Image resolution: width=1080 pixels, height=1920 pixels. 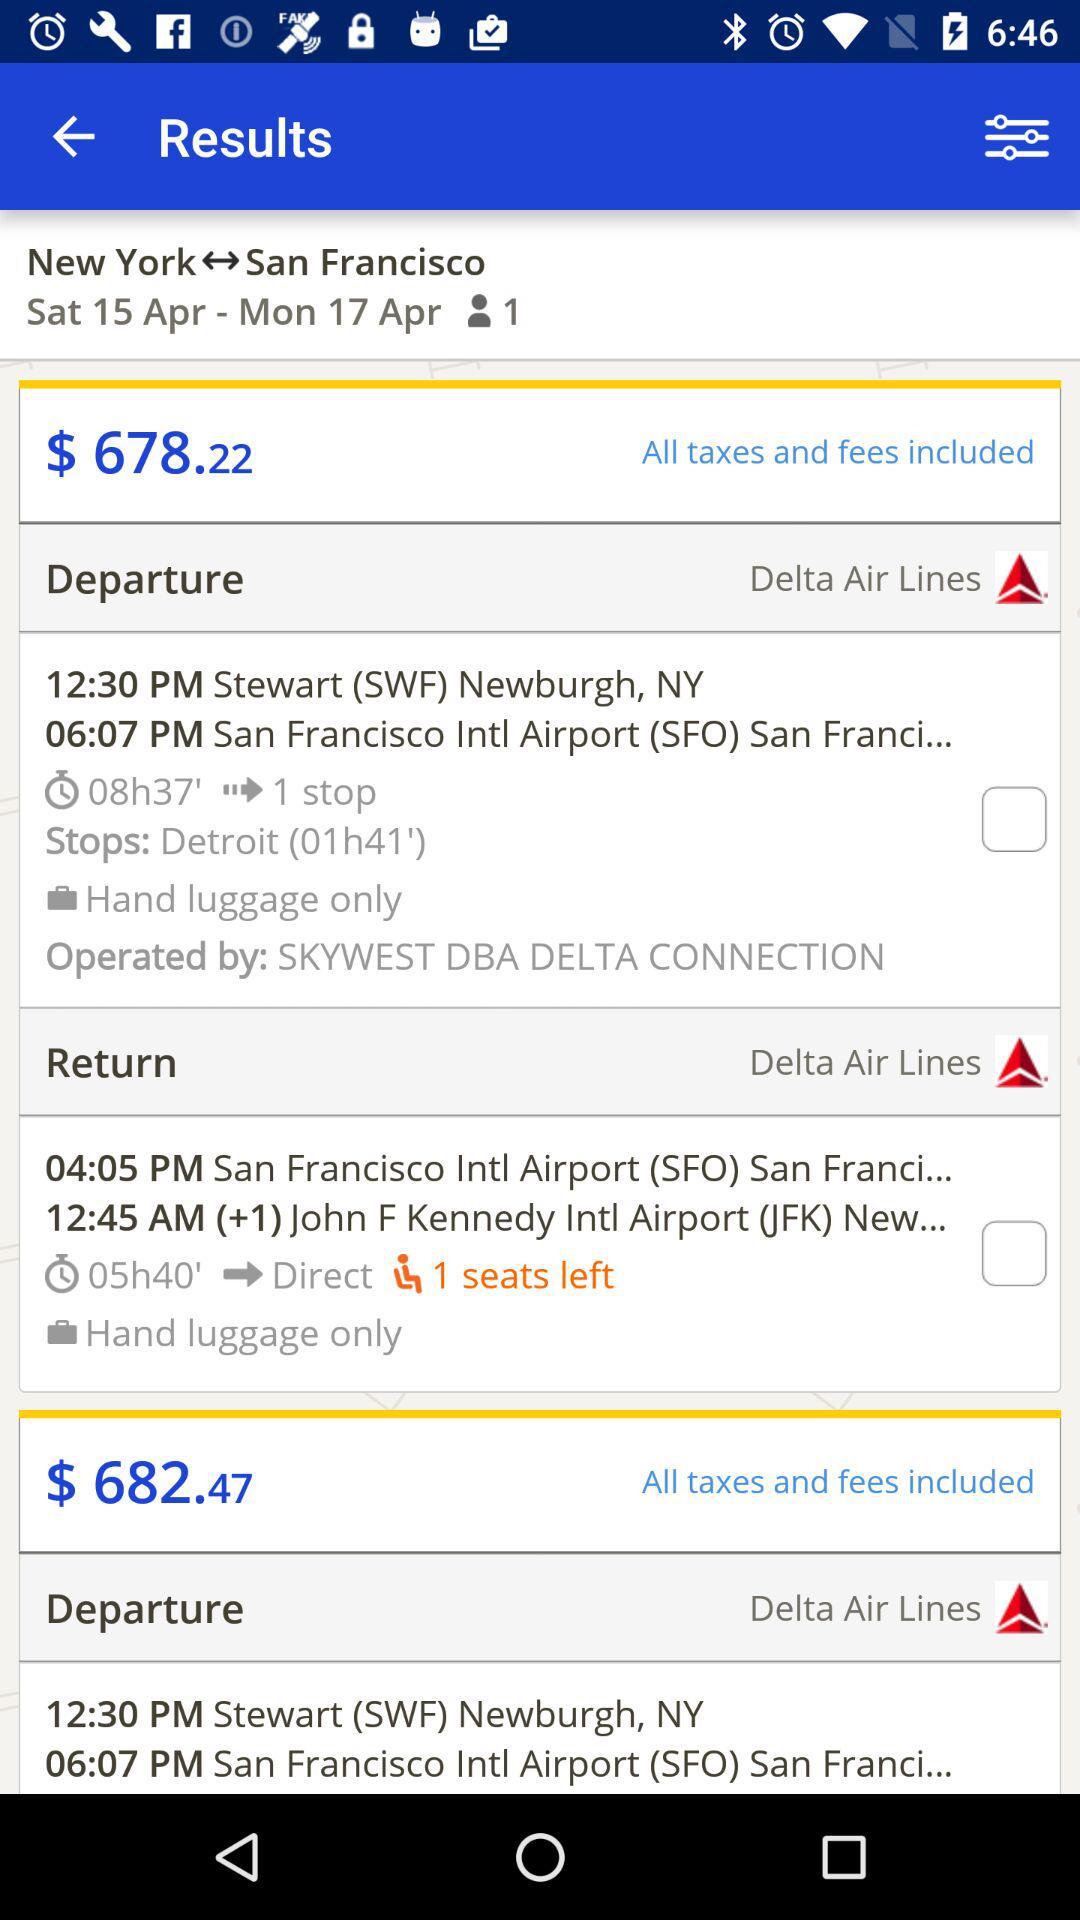 I want to click on the item to the right of results, so click(x=1017, y=135).